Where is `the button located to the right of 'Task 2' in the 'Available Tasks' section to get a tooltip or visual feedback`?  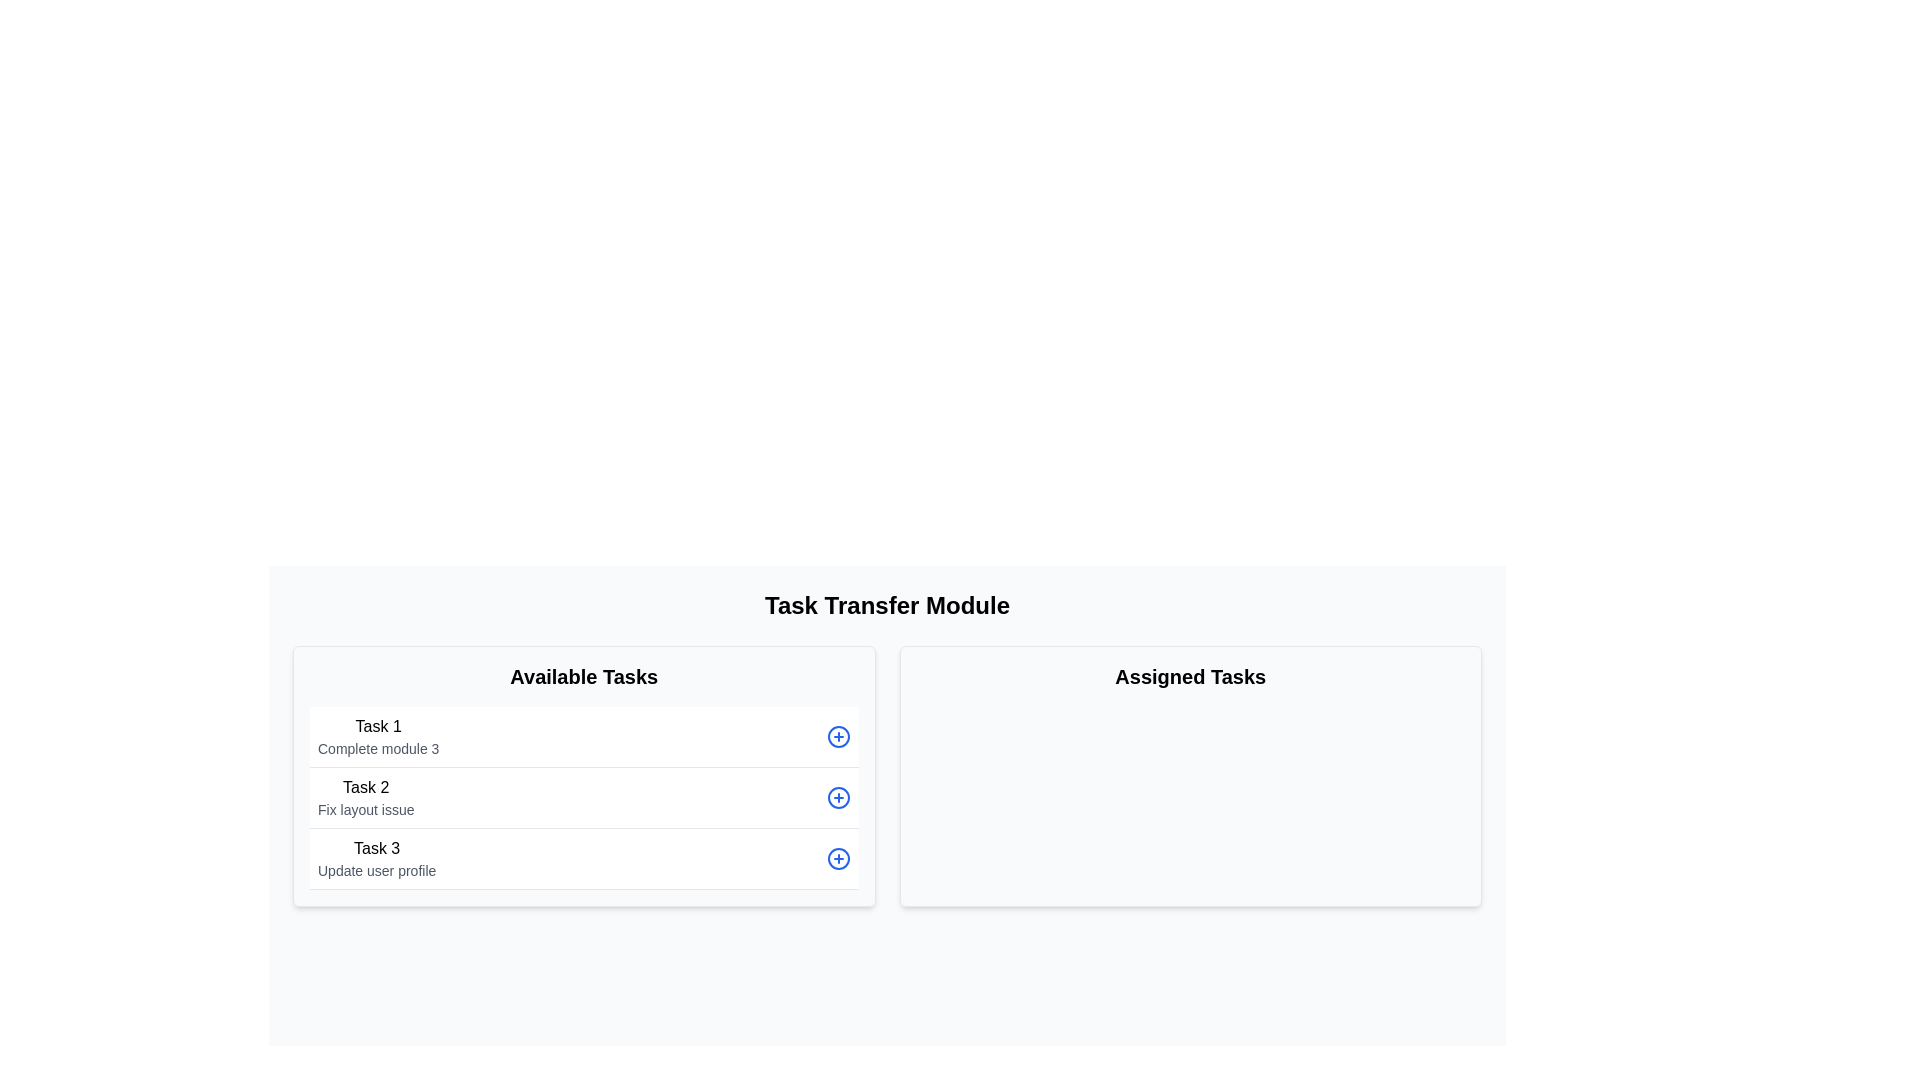 the button located to the right of 'Task 2' in the 'Available Tasks' section to get a tooltip or visual feedback is located at coordinates (838, 797).